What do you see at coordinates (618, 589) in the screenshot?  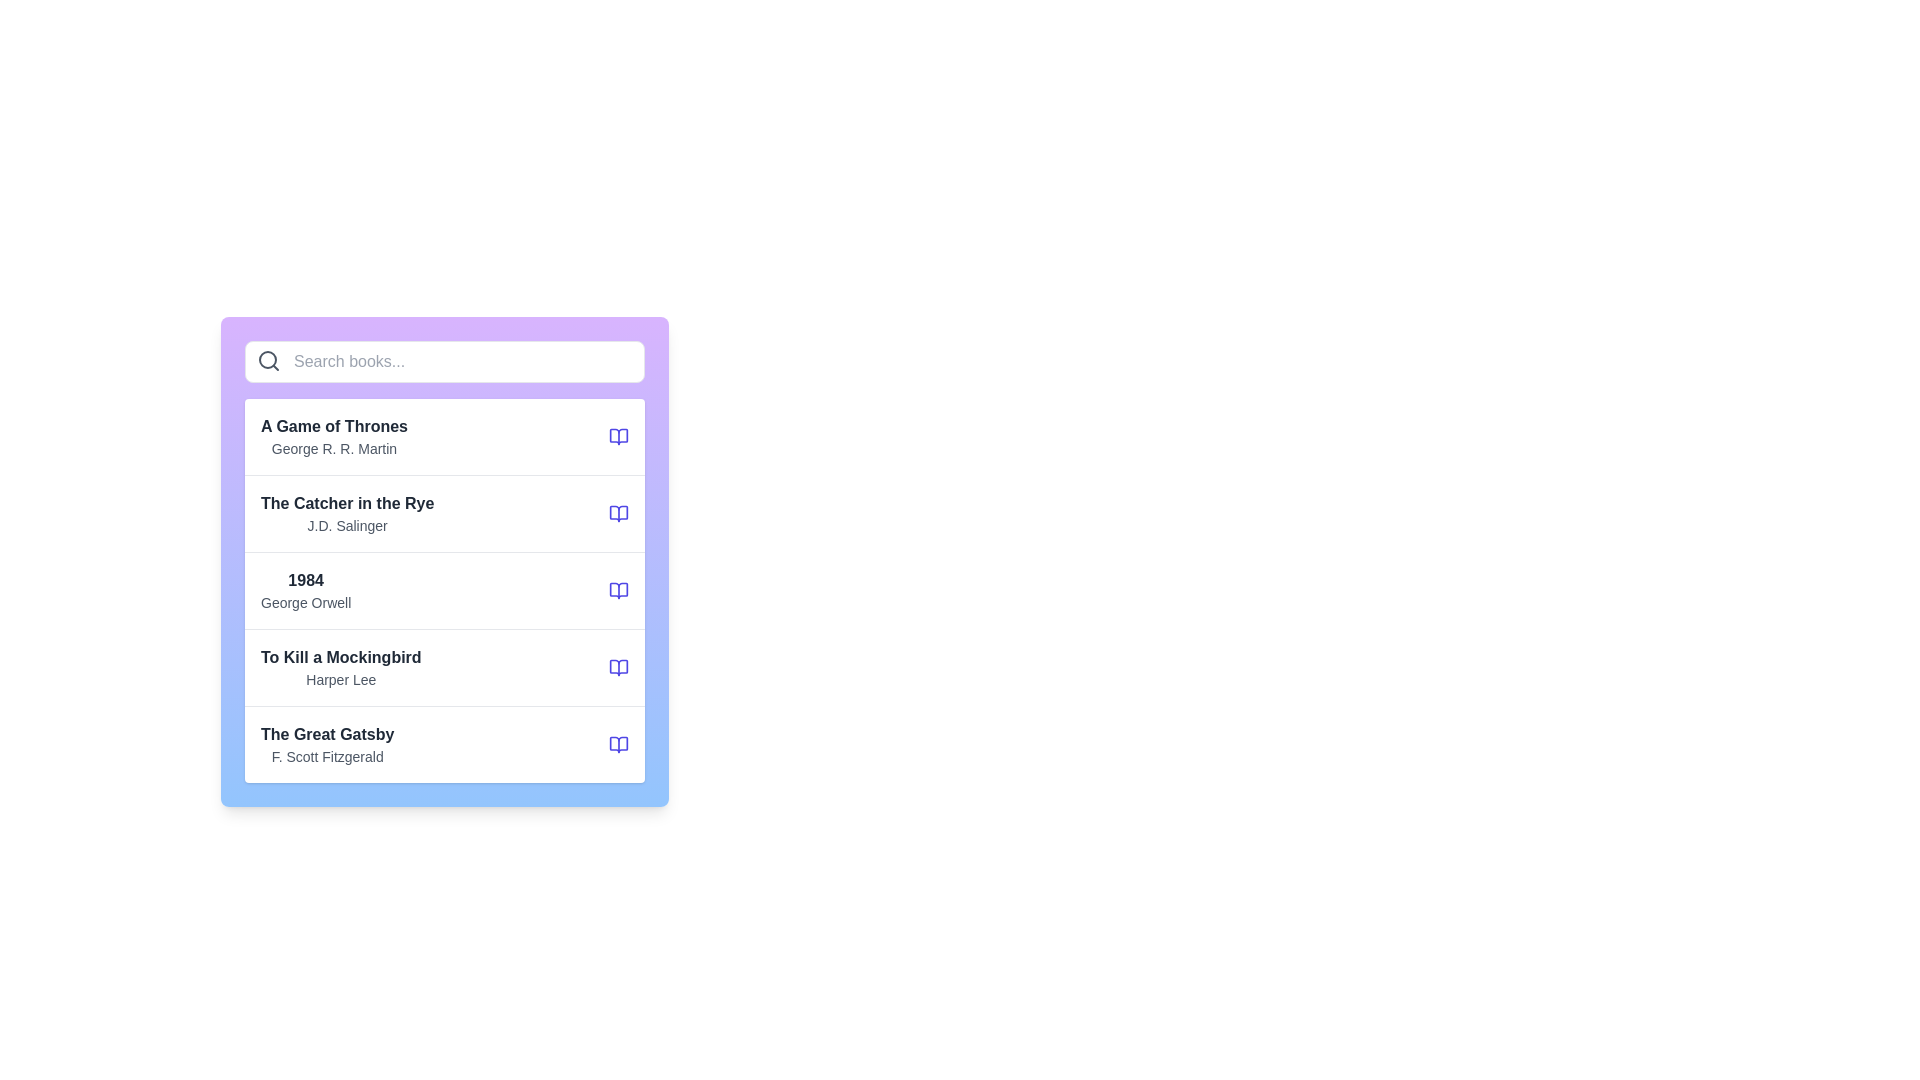 I see `the indigo book icon representing the title '1984', which is the second icon in the row of icons aligned to the right of the text content` at bounding box center [618, 589].